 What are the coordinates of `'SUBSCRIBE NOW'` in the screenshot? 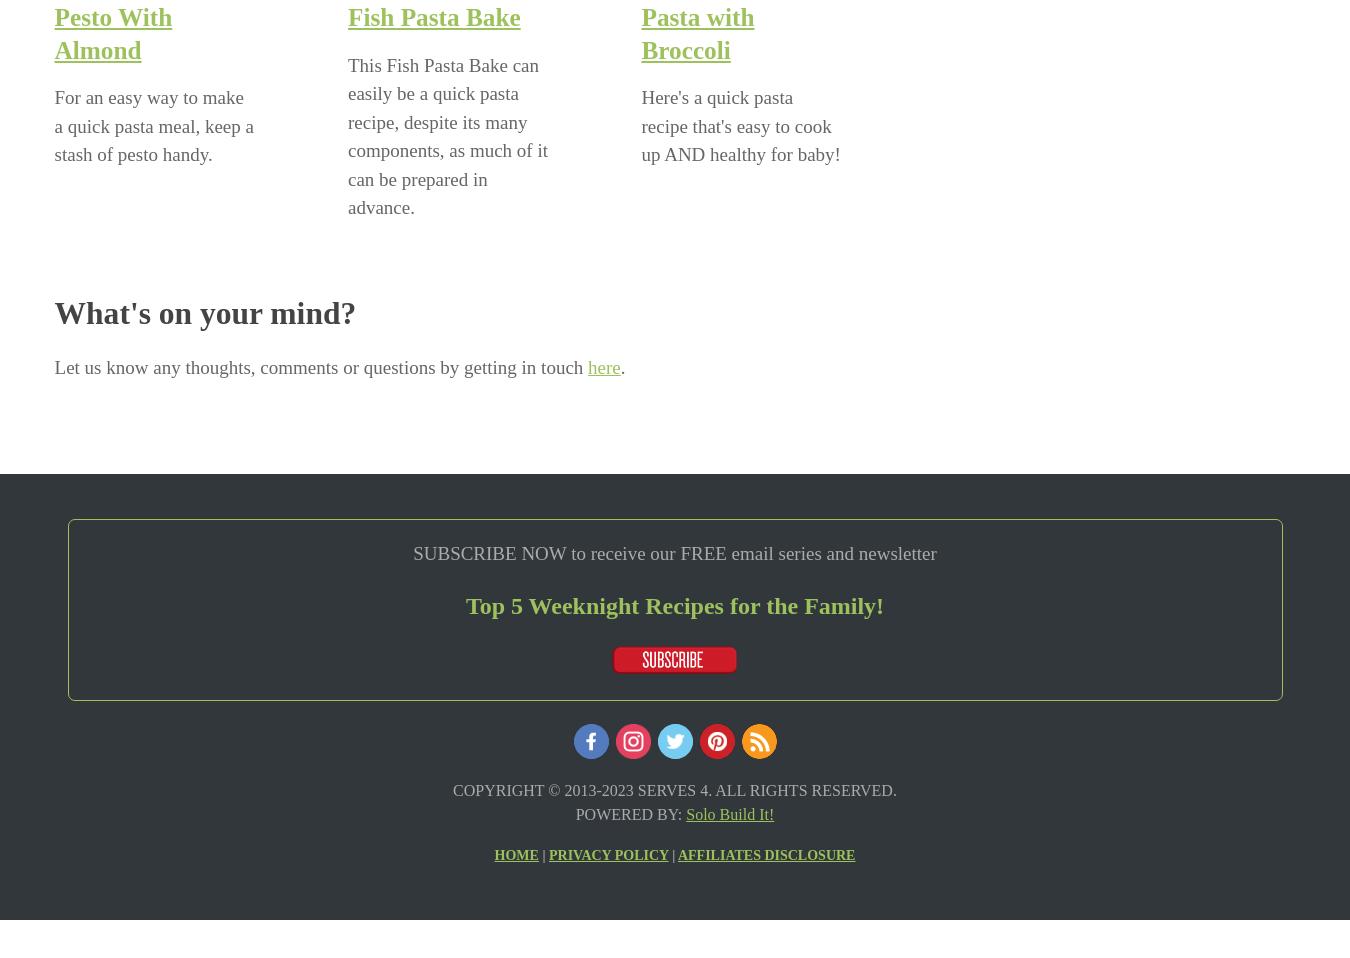 It's located at (488, 552).